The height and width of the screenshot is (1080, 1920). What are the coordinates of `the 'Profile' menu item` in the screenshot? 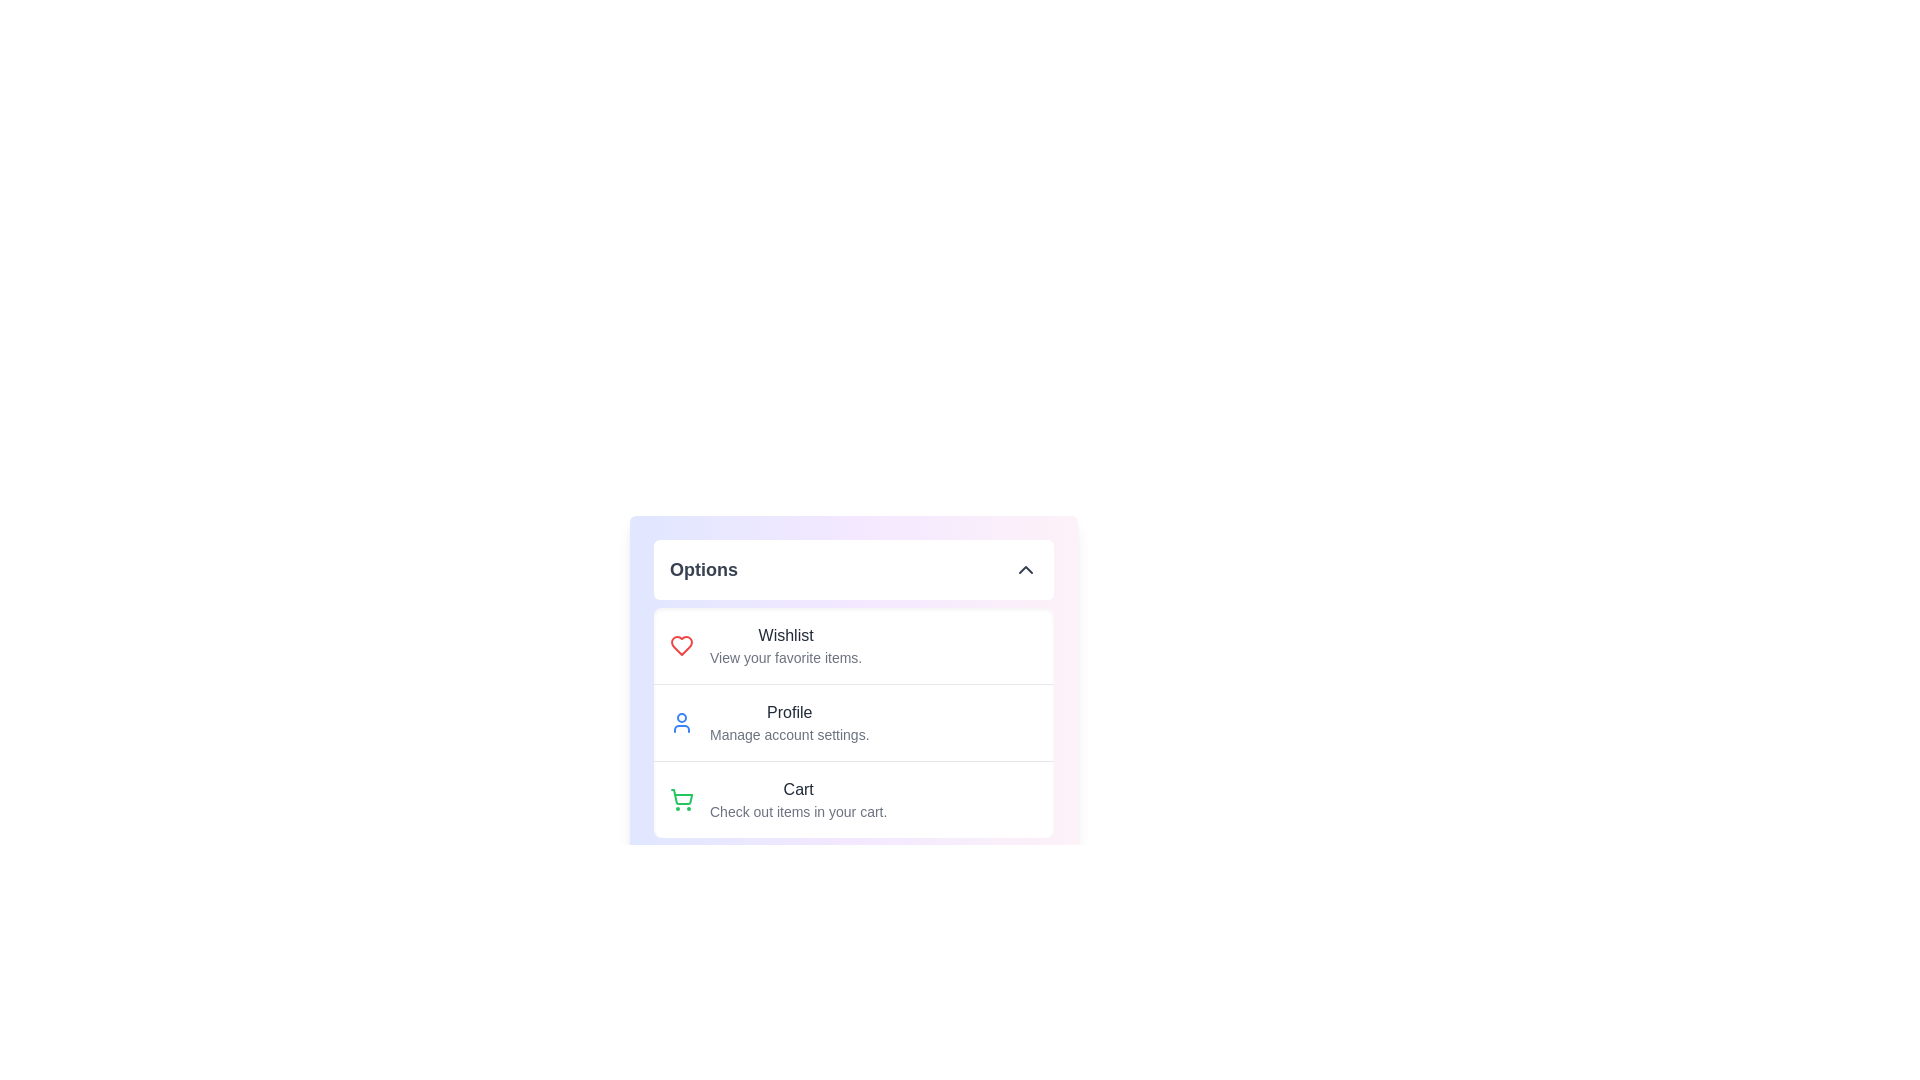 It's located at (787, 722).